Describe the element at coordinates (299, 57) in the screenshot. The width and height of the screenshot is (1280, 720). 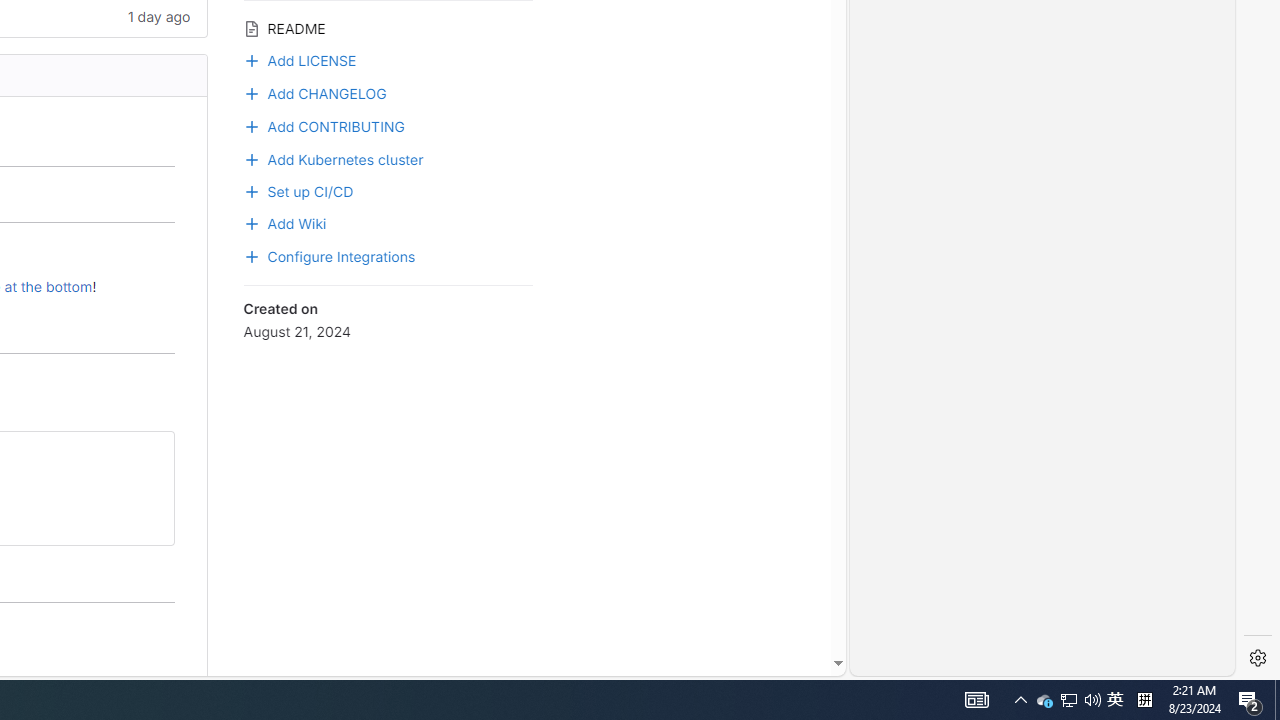
I see `'Add LICENSE'` at that location.